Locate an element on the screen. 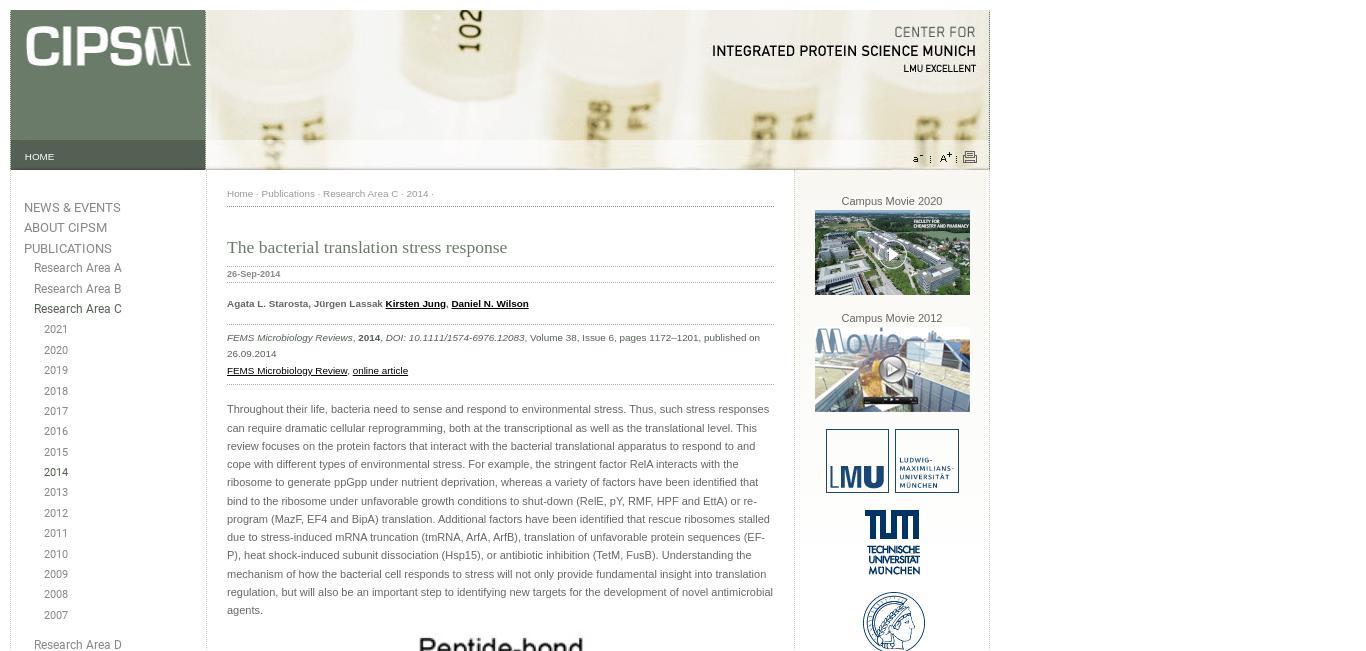  'Campus Movie 2012' is located at coordinates (890, 317).